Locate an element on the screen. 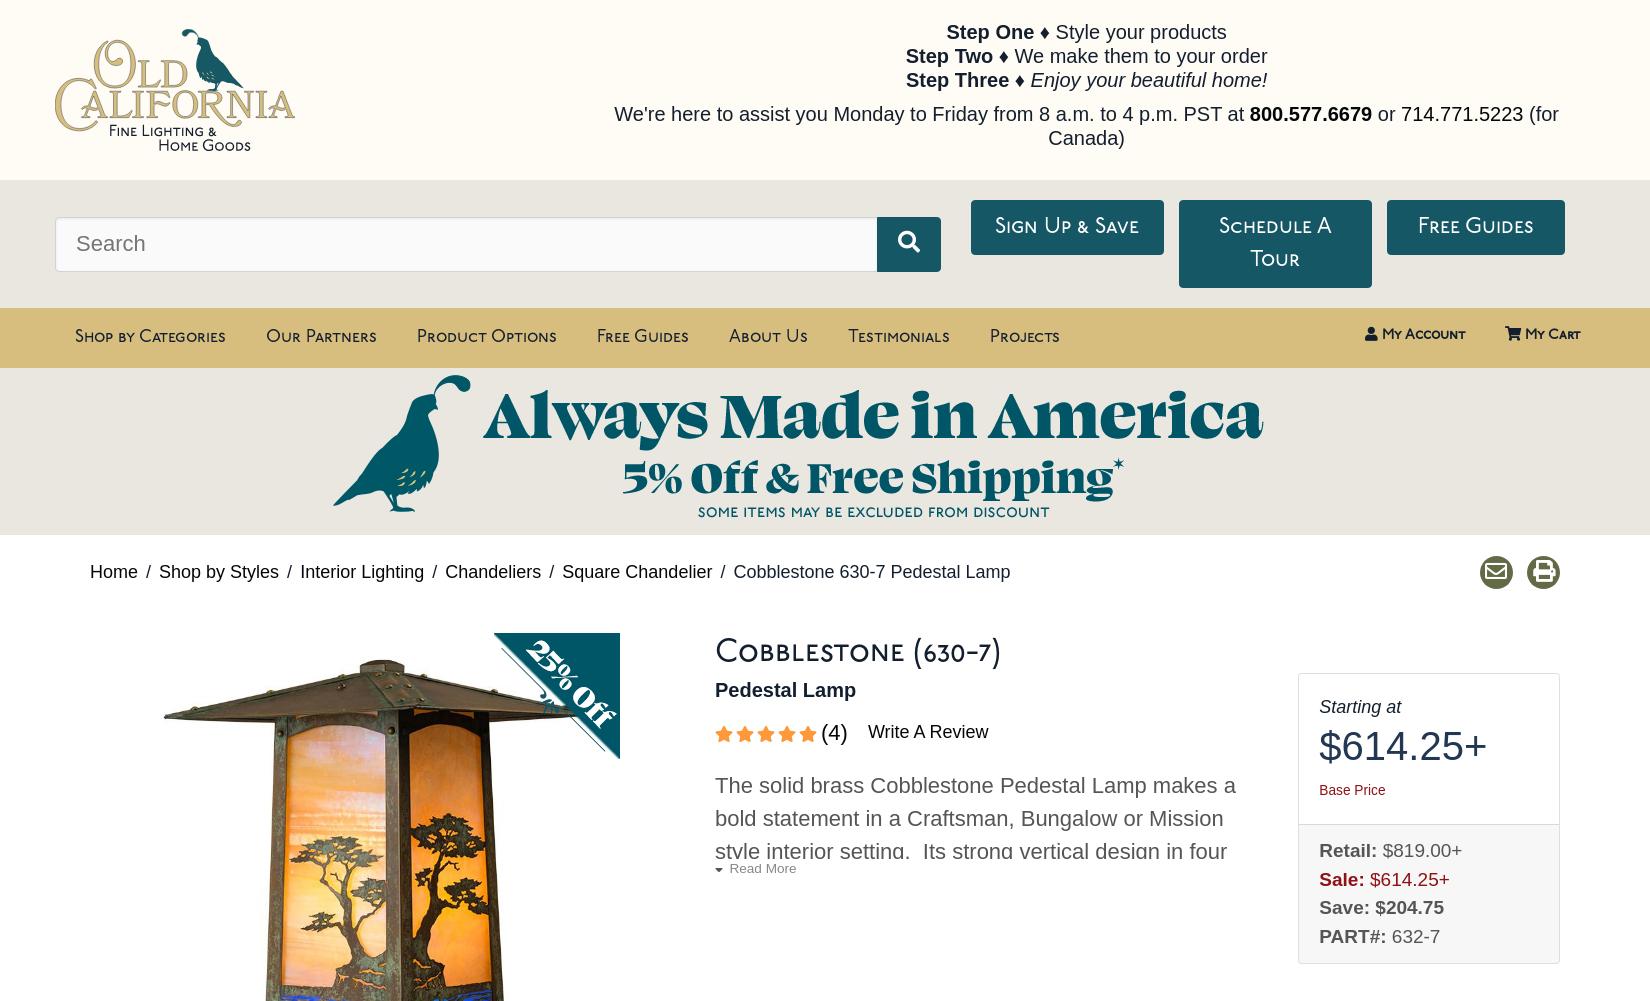 This screenshot has width=1650, height=1001. 'Style your products' is located at coordinates (1138, 32).